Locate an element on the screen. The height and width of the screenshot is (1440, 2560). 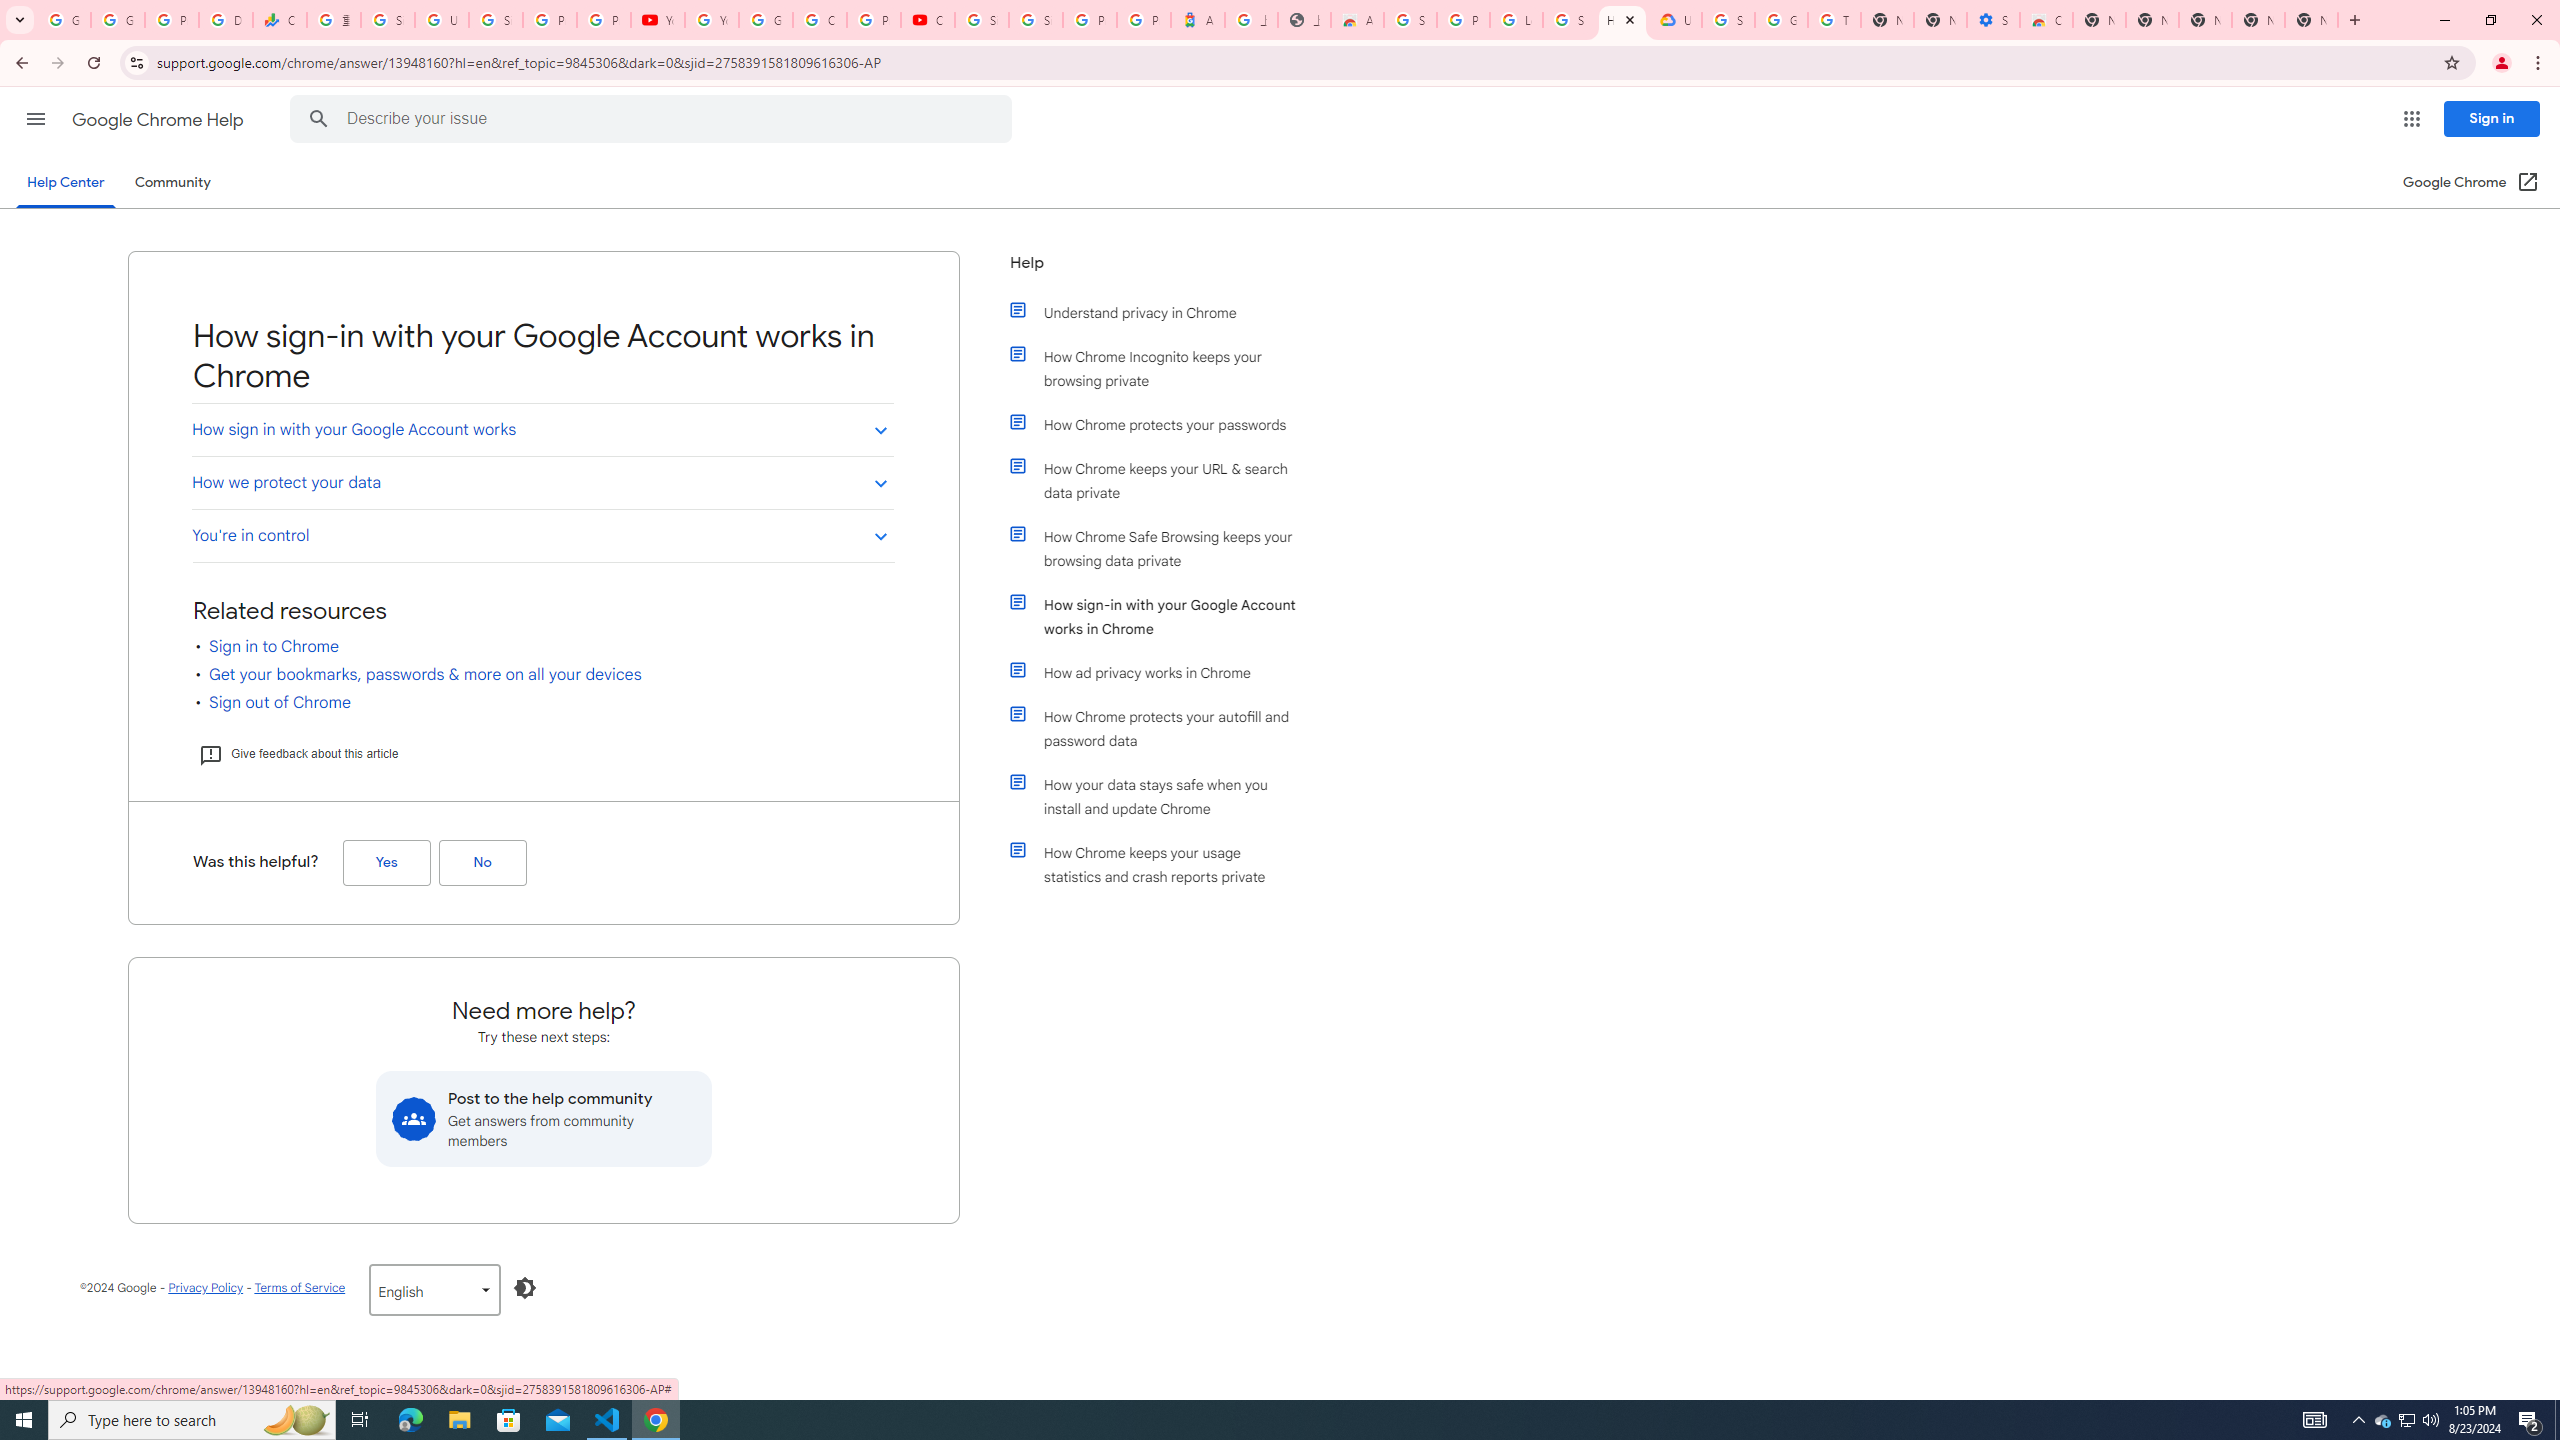
'Describe your issue' is located at coordinates (653, 118).